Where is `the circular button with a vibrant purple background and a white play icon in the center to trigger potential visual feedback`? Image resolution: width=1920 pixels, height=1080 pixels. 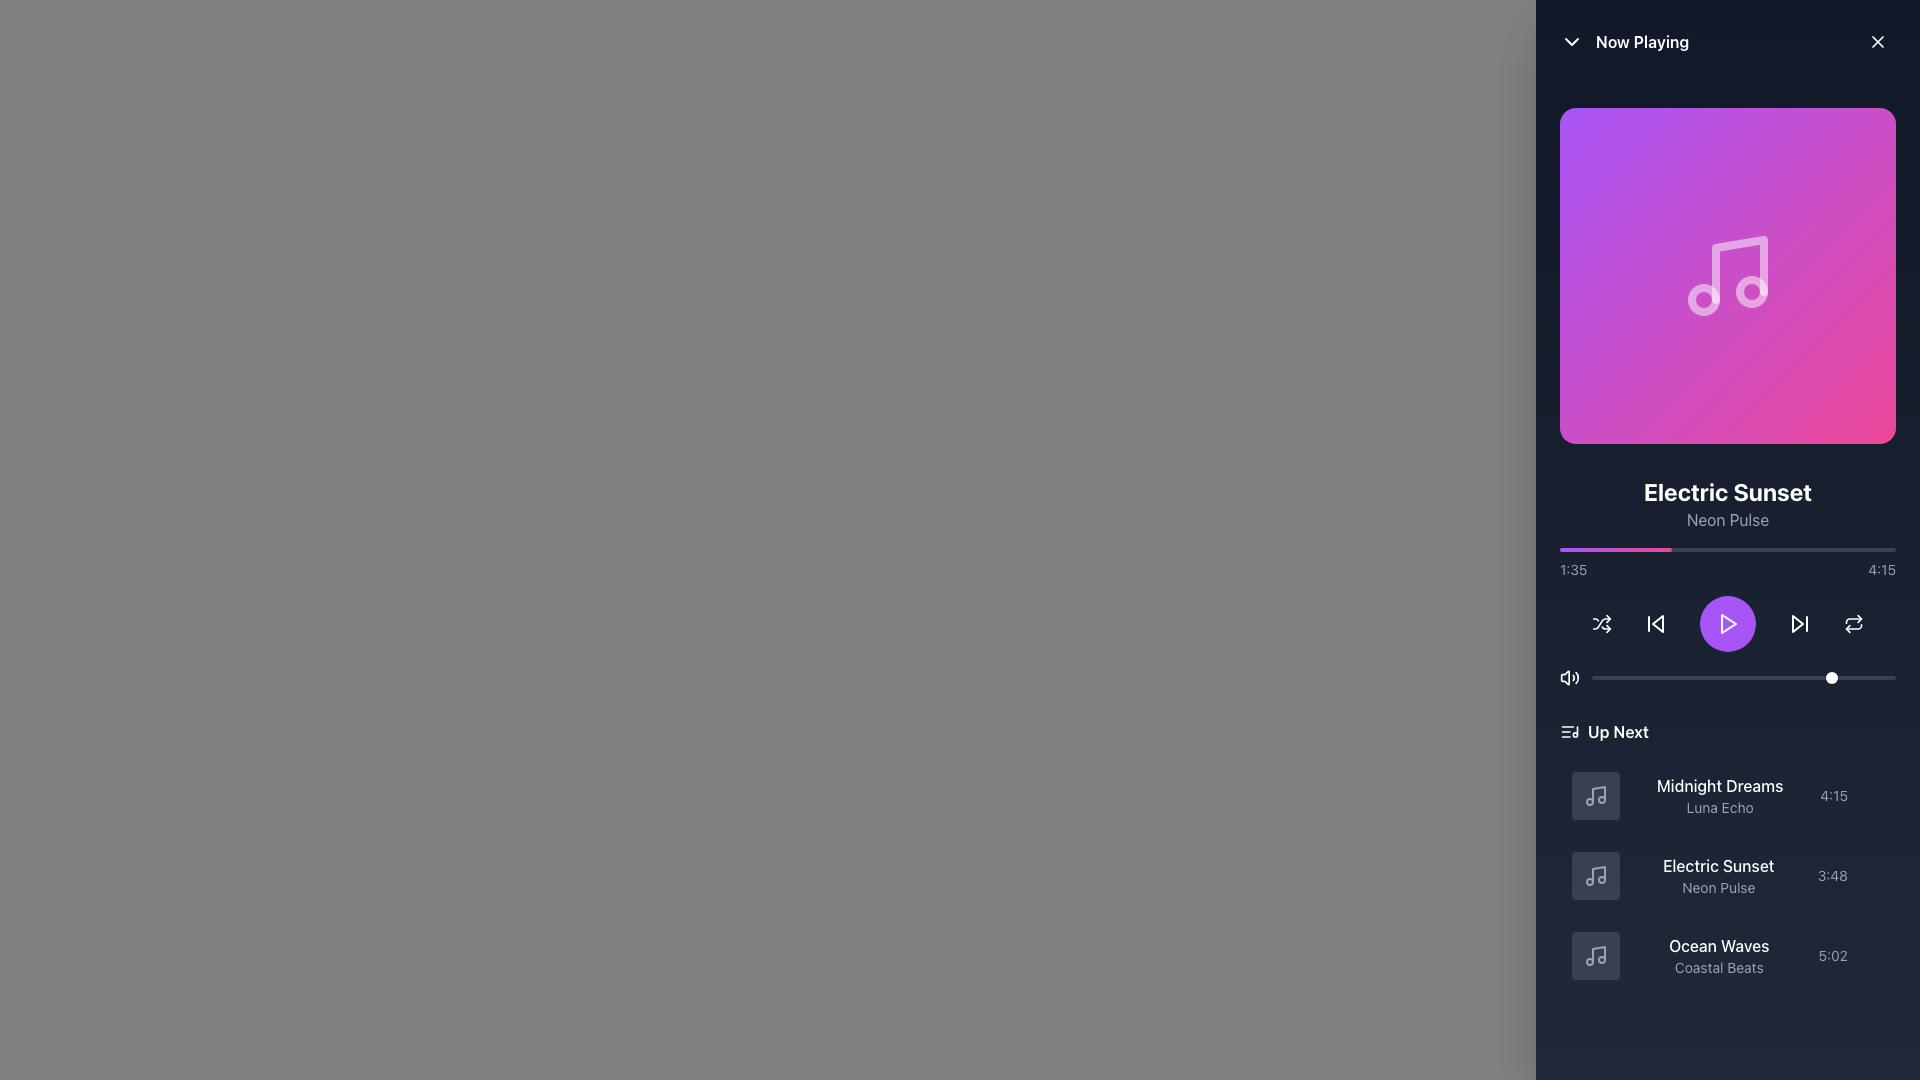
the circular button with a vibrant purple background and a white play icon in the center to trigger potential visual feedback is located at coordinates (1727, 623).